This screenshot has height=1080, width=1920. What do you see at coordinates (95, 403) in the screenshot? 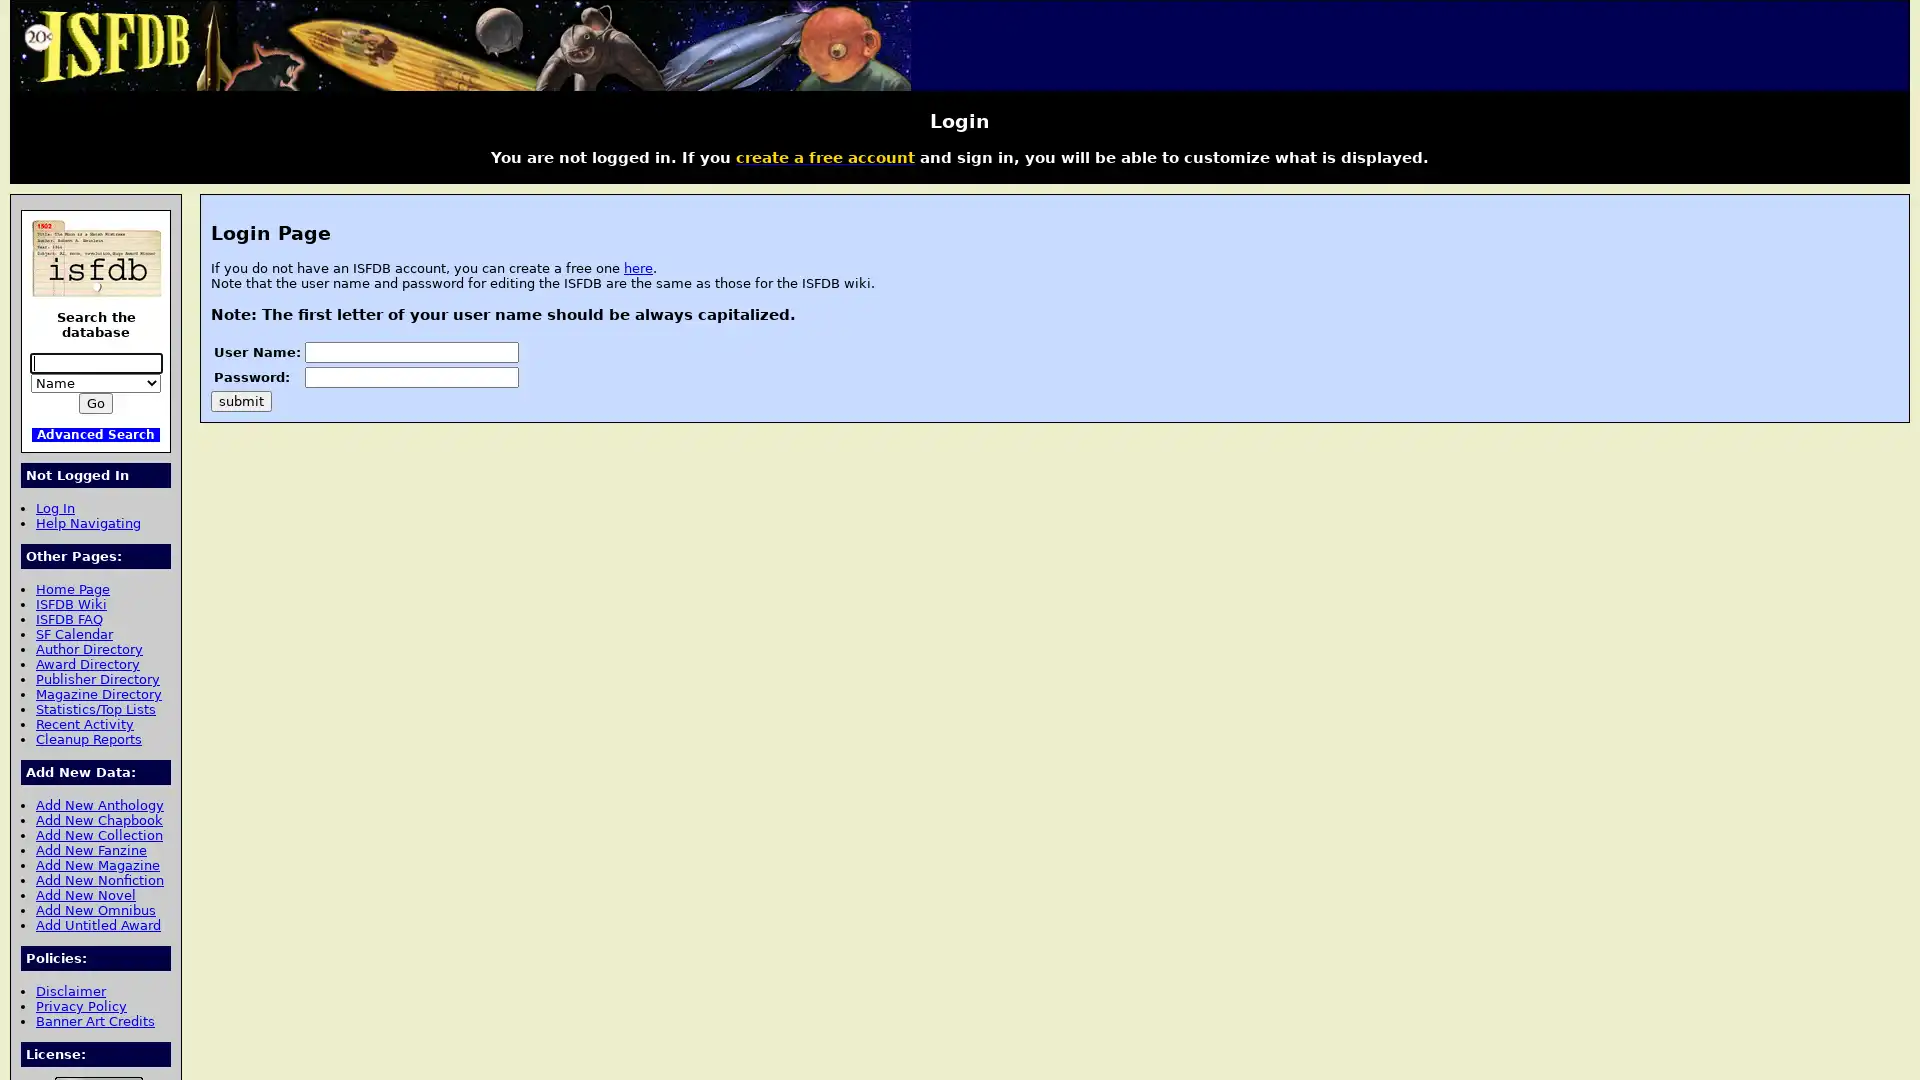
I see `Go` at bounding box center [95, 403].